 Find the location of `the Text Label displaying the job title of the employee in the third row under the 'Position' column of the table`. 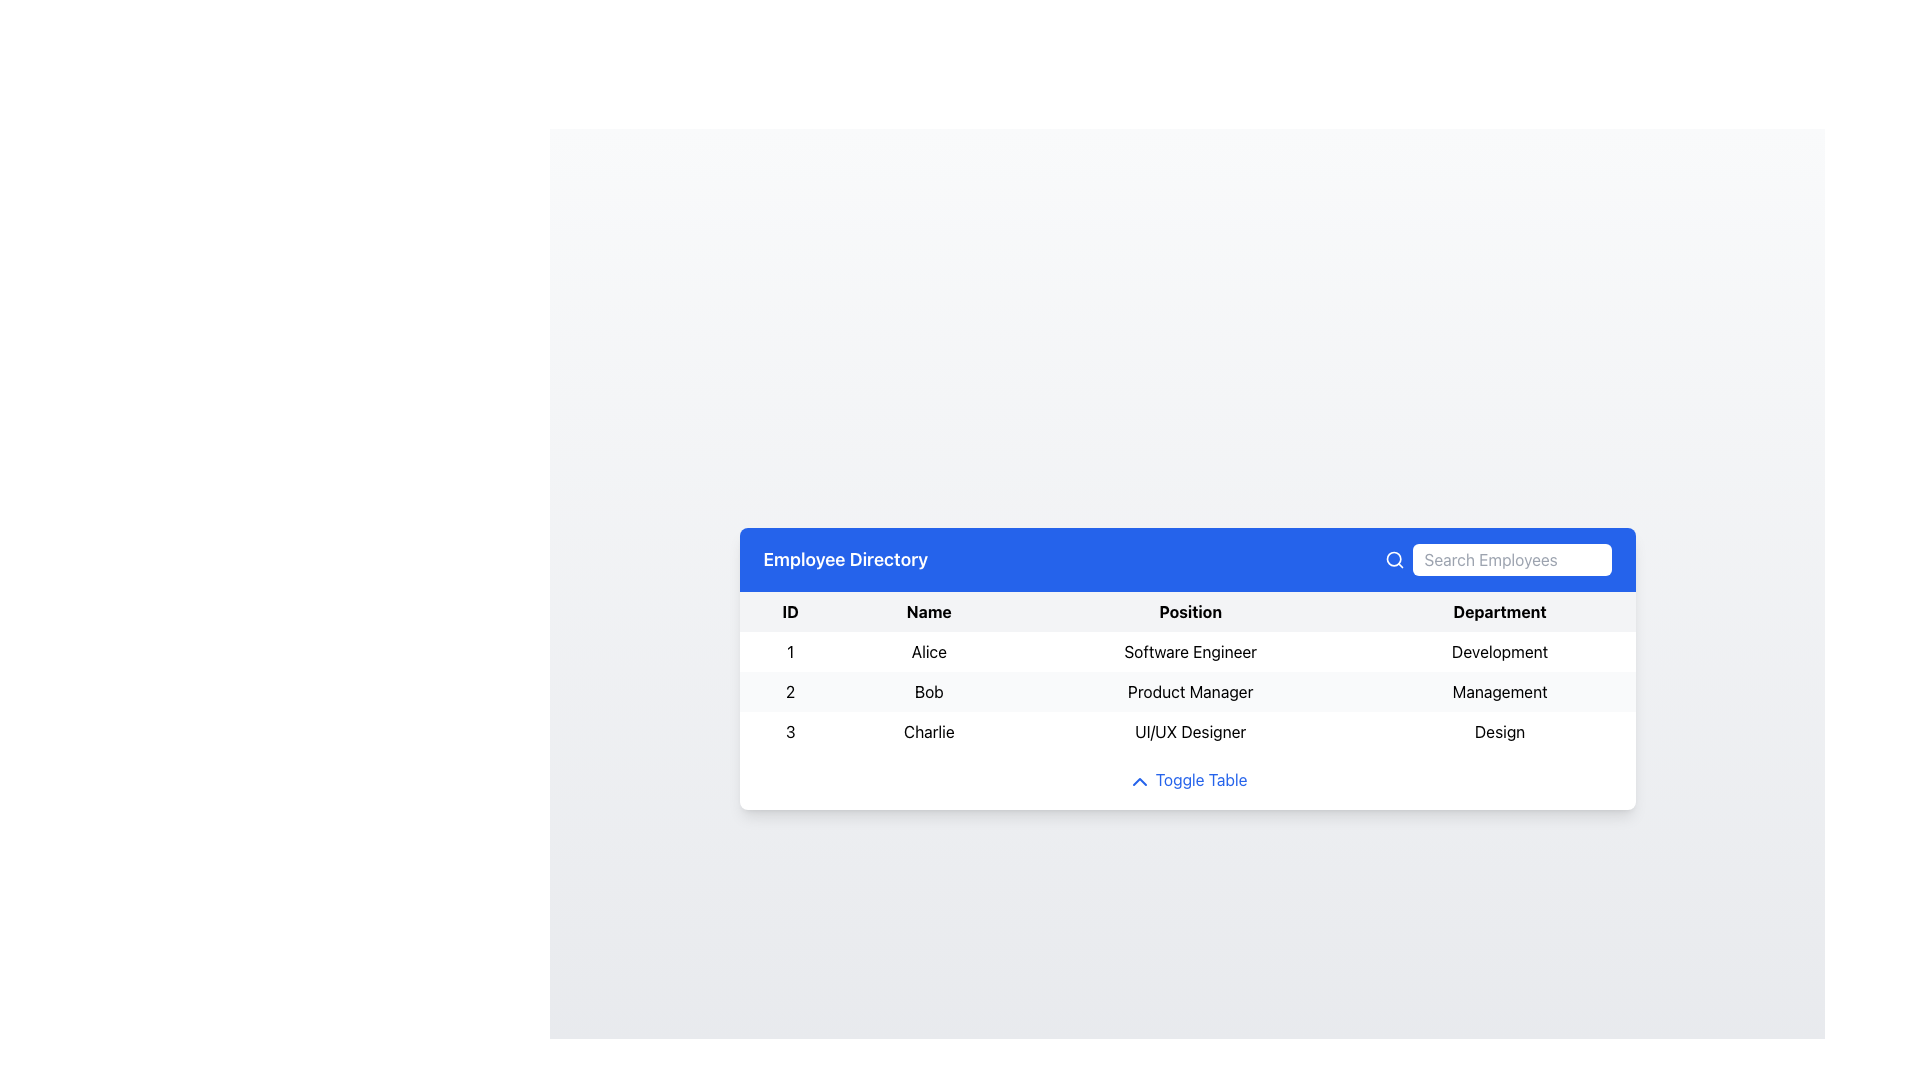

the Text Label displaying the job title of the employee in the third row under the 'Position' column of the table is located at coordinates (1190, 732).